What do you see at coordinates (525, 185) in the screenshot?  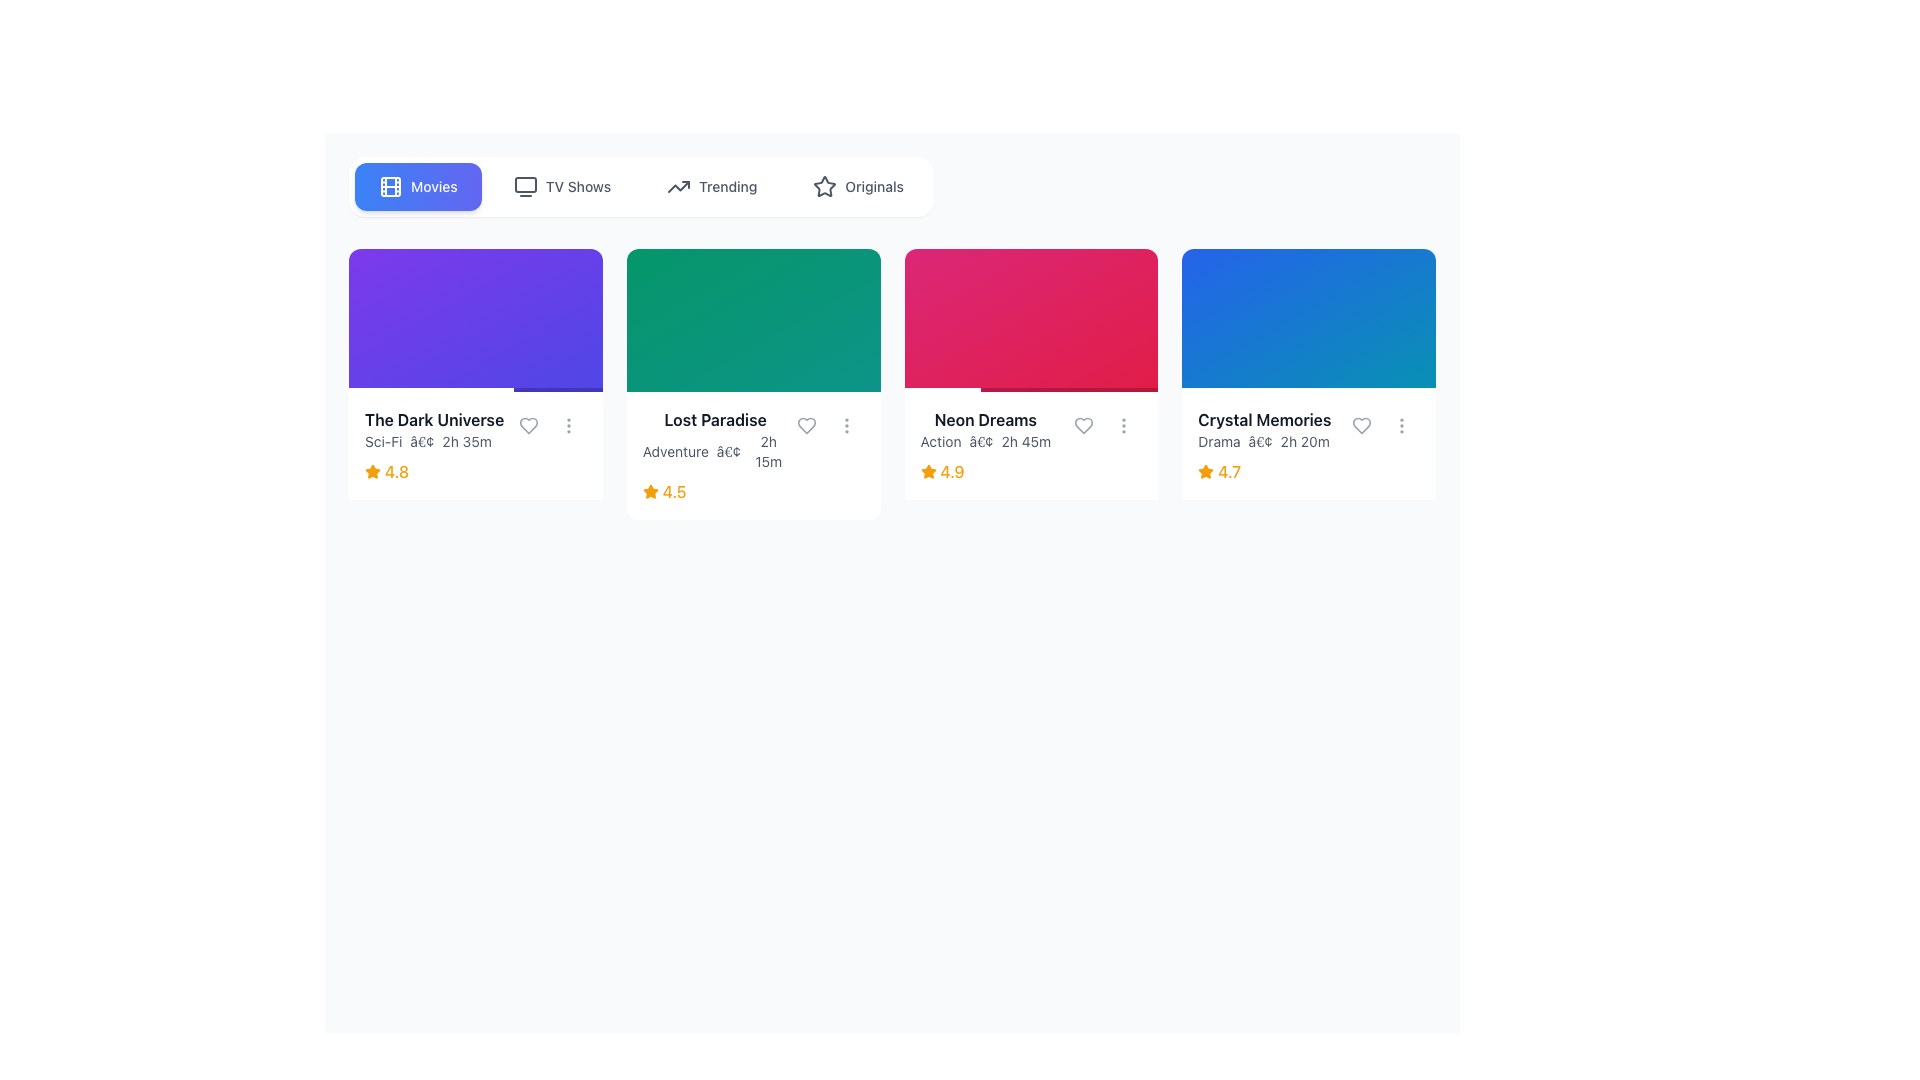 I see `the SVG graphical component representing the 'TV Shows' section in the navigation bar` at bounding box center [525, 185].